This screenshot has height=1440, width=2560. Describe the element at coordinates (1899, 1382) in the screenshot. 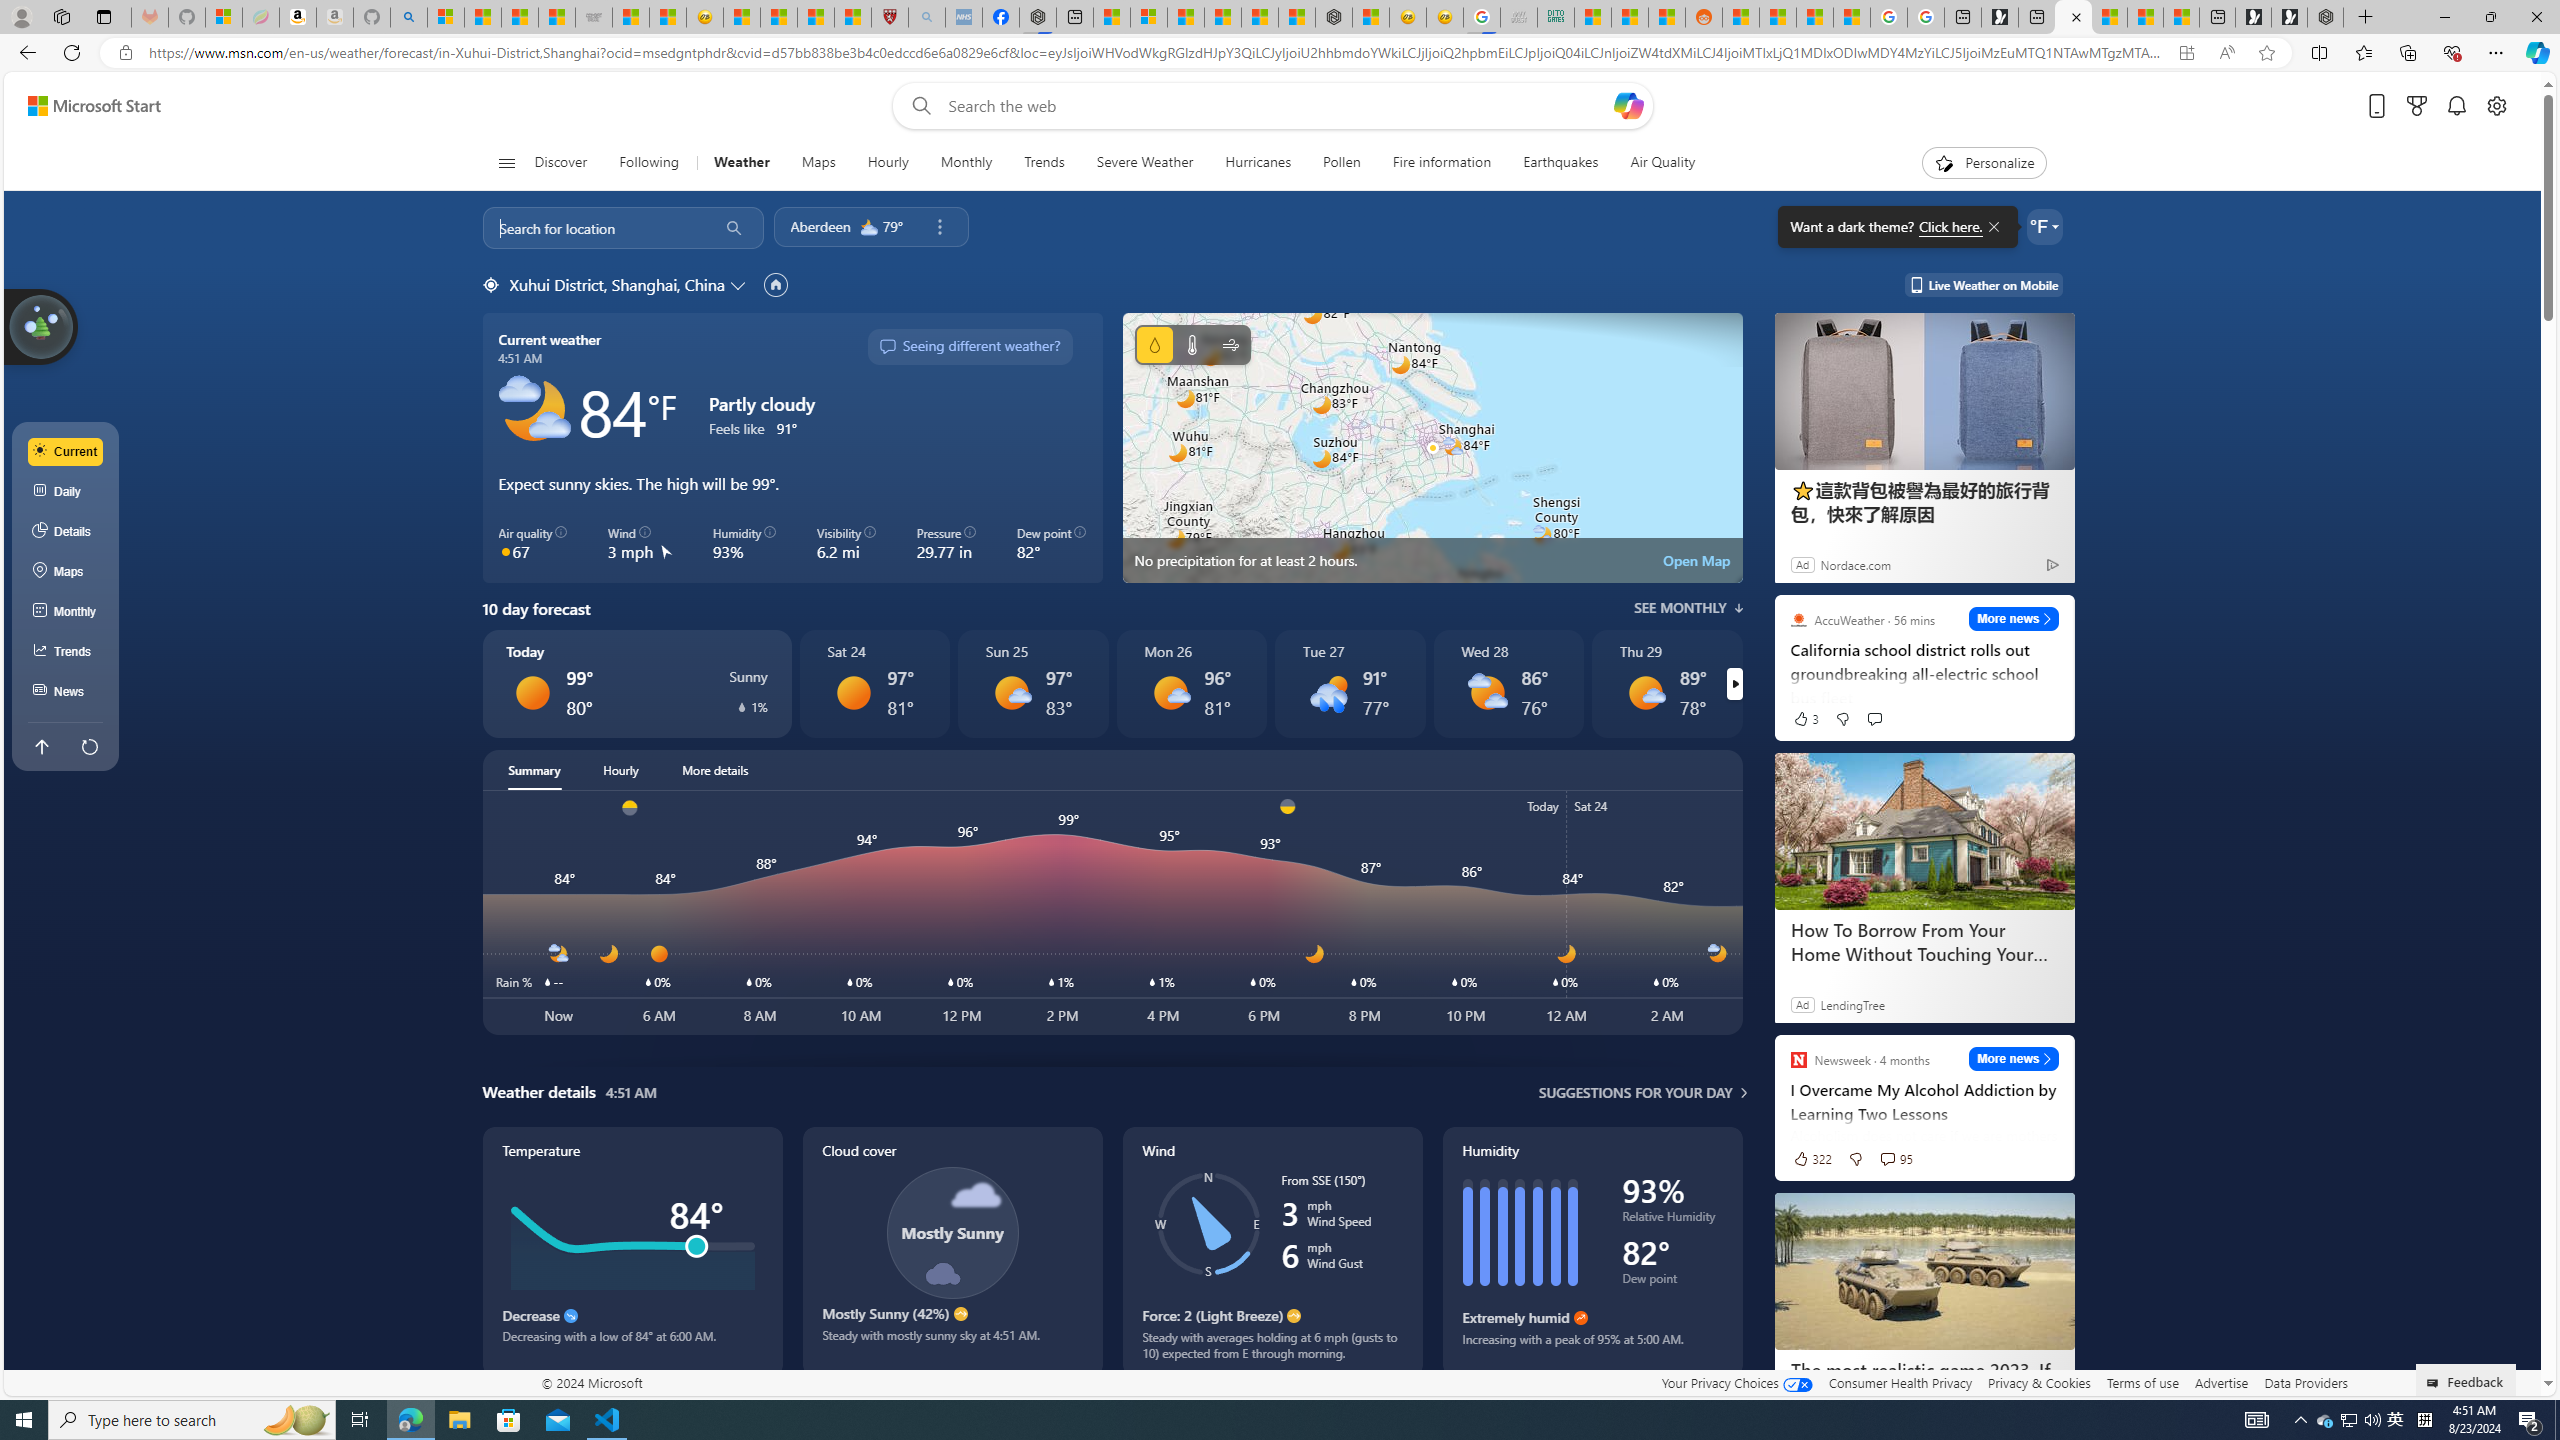

I see `'Consumer Health Privacy'` at that location.